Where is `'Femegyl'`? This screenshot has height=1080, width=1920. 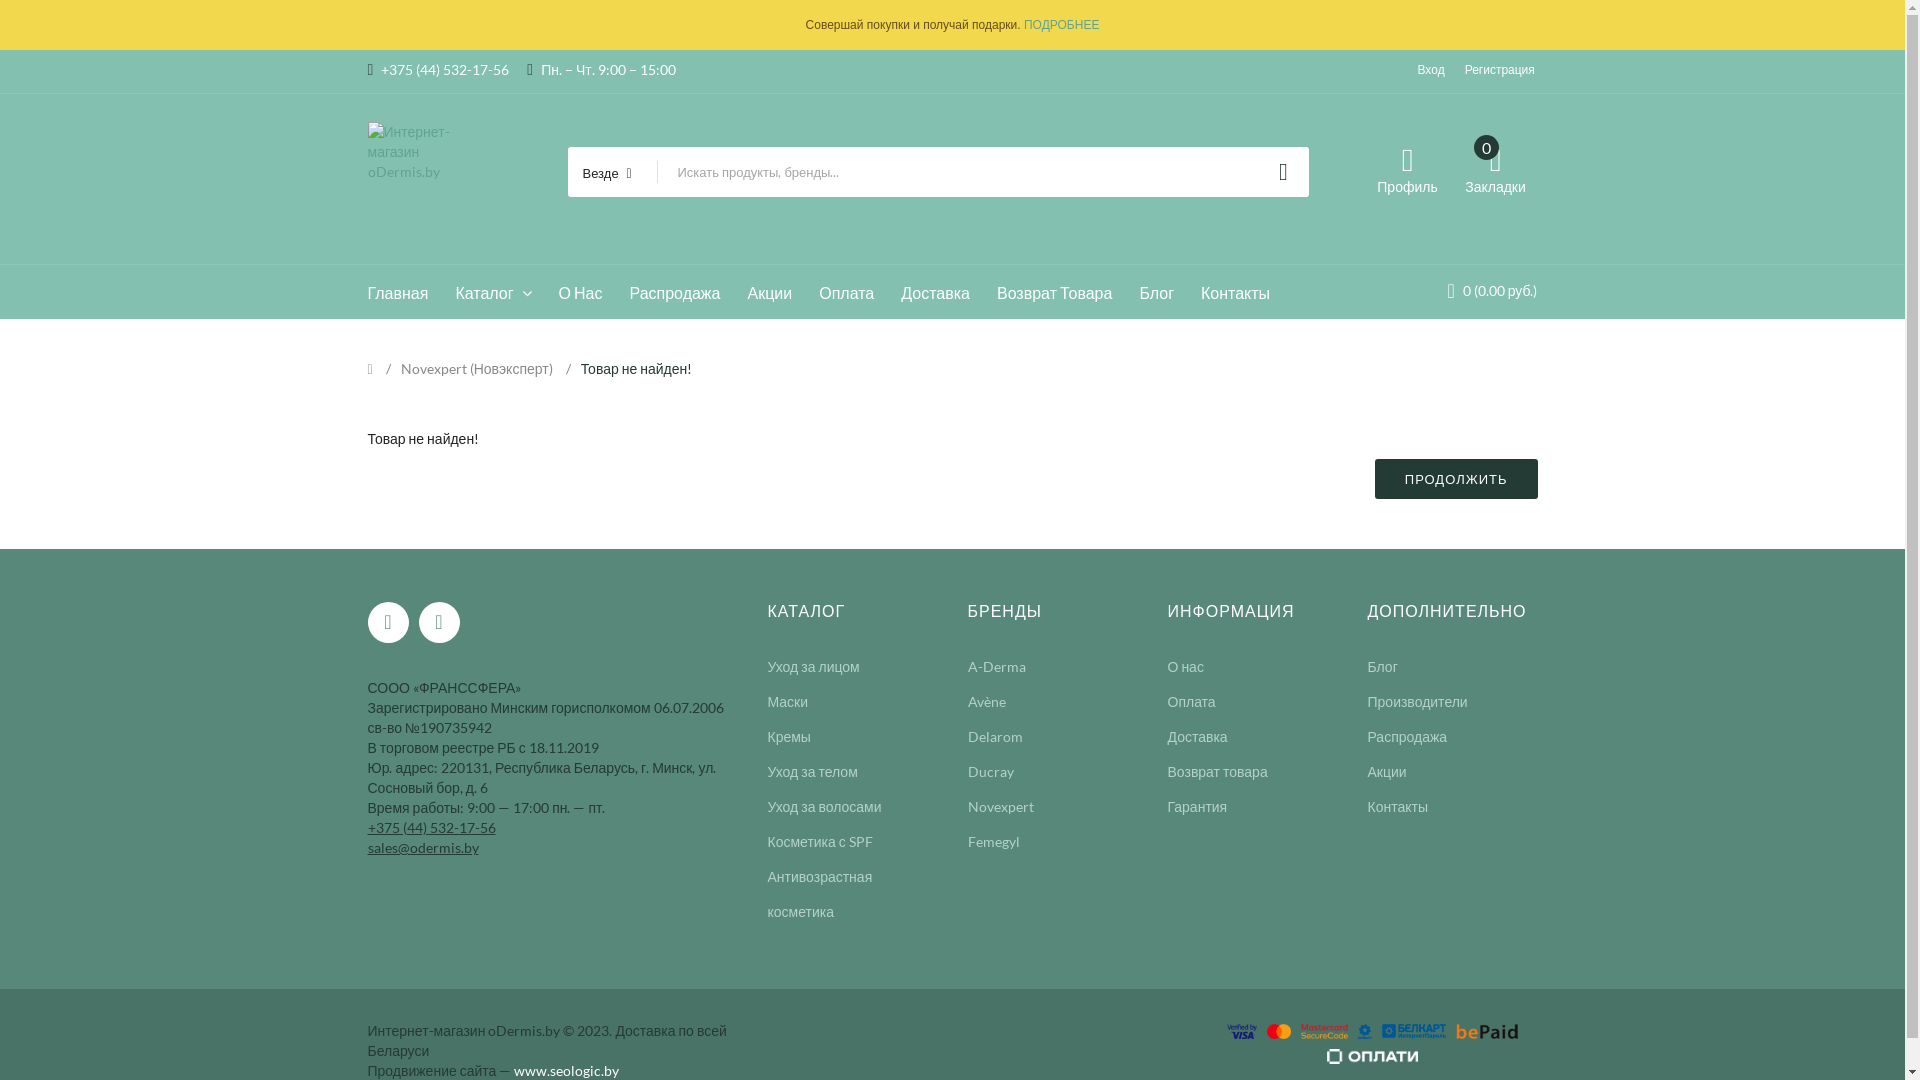
'Femegyl' is located at coordinates (993, 841).